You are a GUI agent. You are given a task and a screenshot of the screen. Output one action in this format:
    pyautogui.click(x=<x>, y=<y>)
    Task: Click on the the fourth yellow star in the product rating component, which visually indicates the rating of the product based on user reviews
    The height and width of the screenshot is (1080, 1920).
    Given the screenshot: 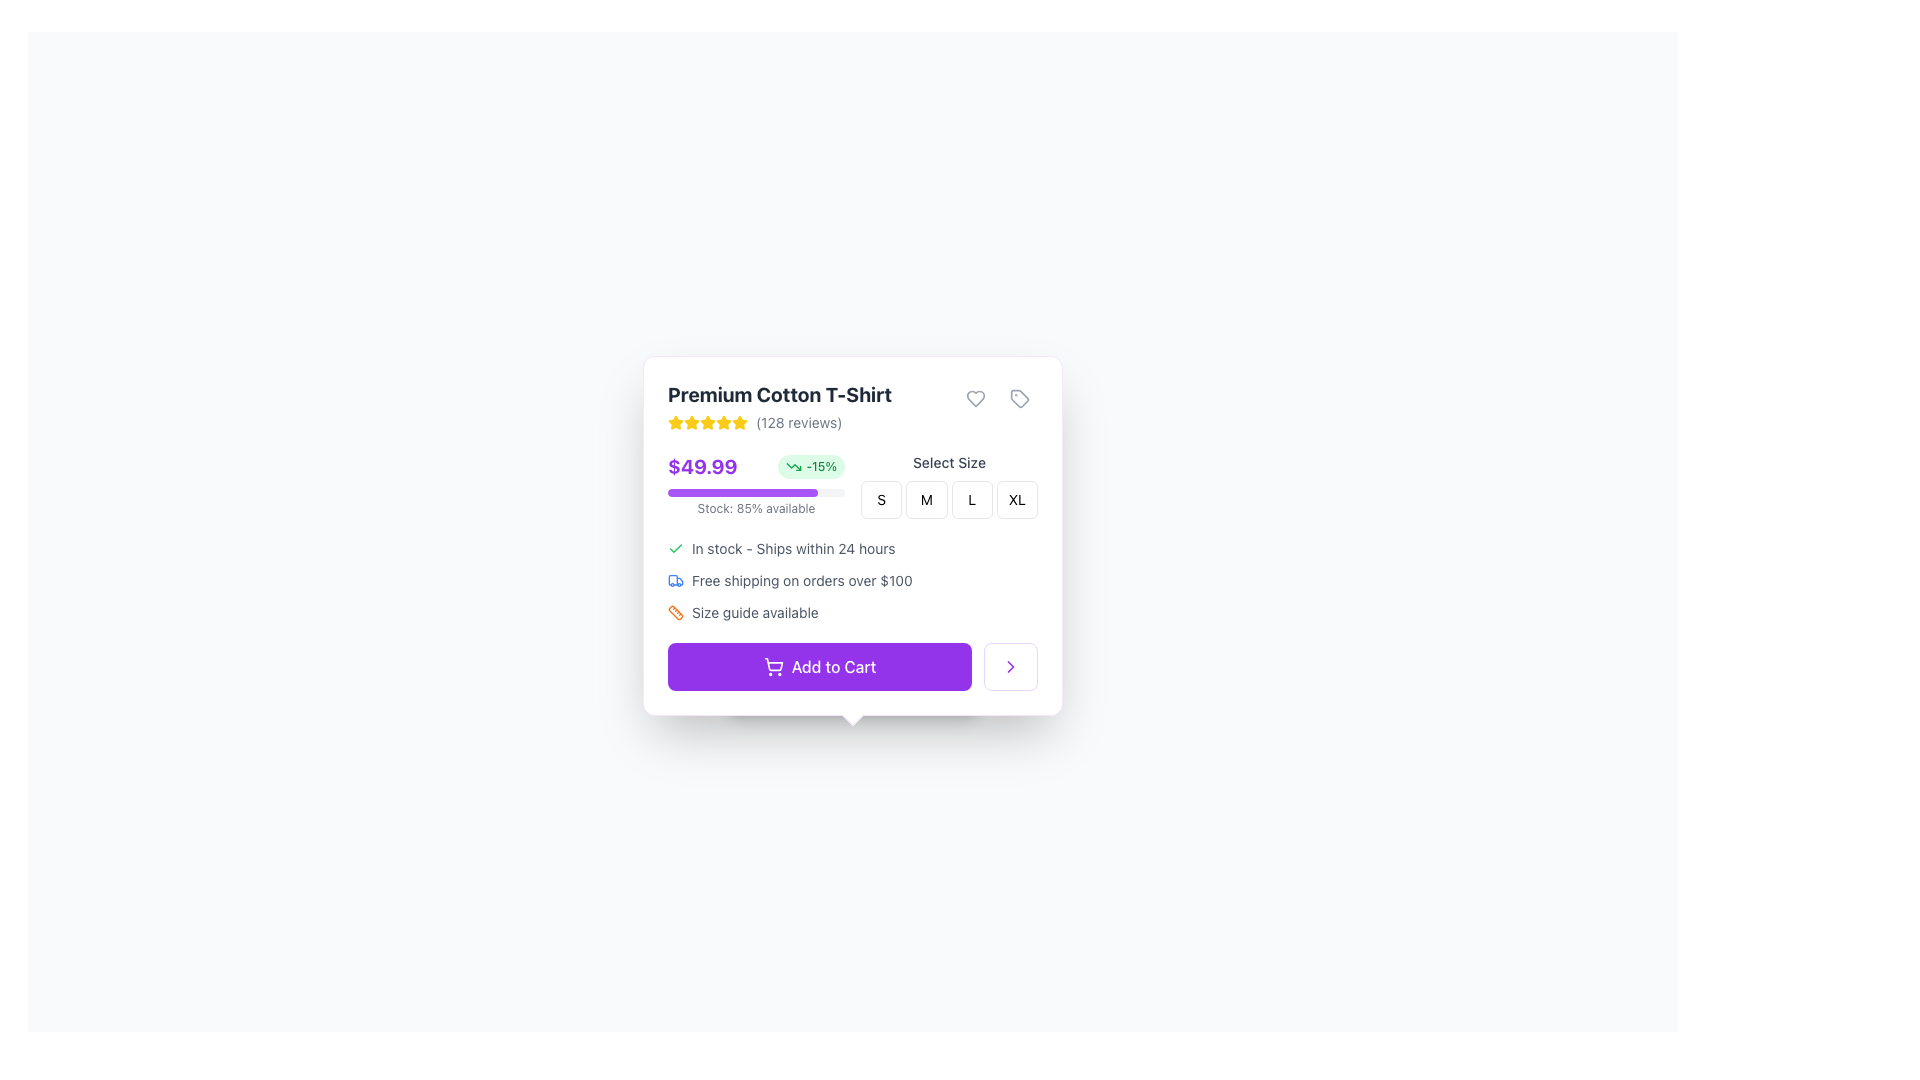 What is the action you would take?
    pyautogui.click(x=708, y=421)
    